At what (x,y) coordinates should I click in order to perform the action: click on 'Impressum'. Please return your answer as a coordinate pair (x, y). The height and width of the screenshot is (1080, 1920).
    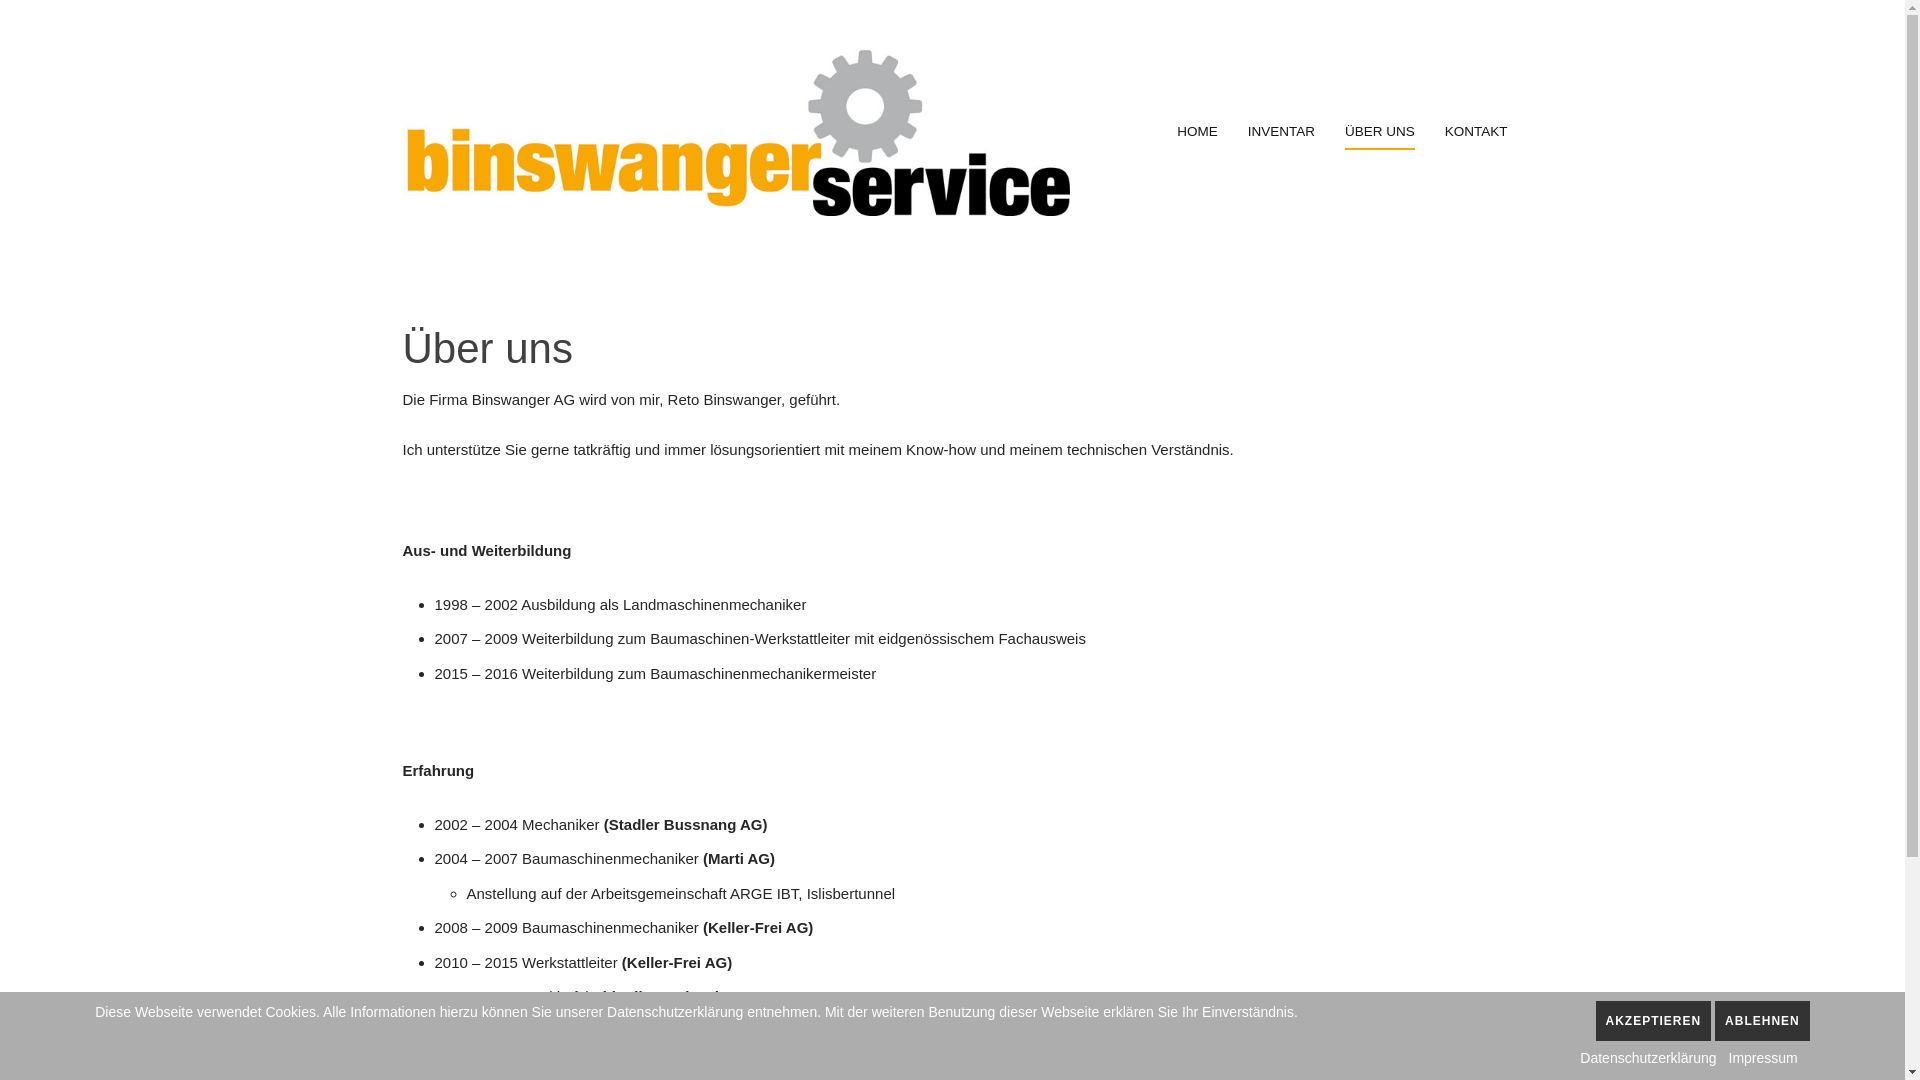
    Looking at the image, I should click on (1727, 1056).